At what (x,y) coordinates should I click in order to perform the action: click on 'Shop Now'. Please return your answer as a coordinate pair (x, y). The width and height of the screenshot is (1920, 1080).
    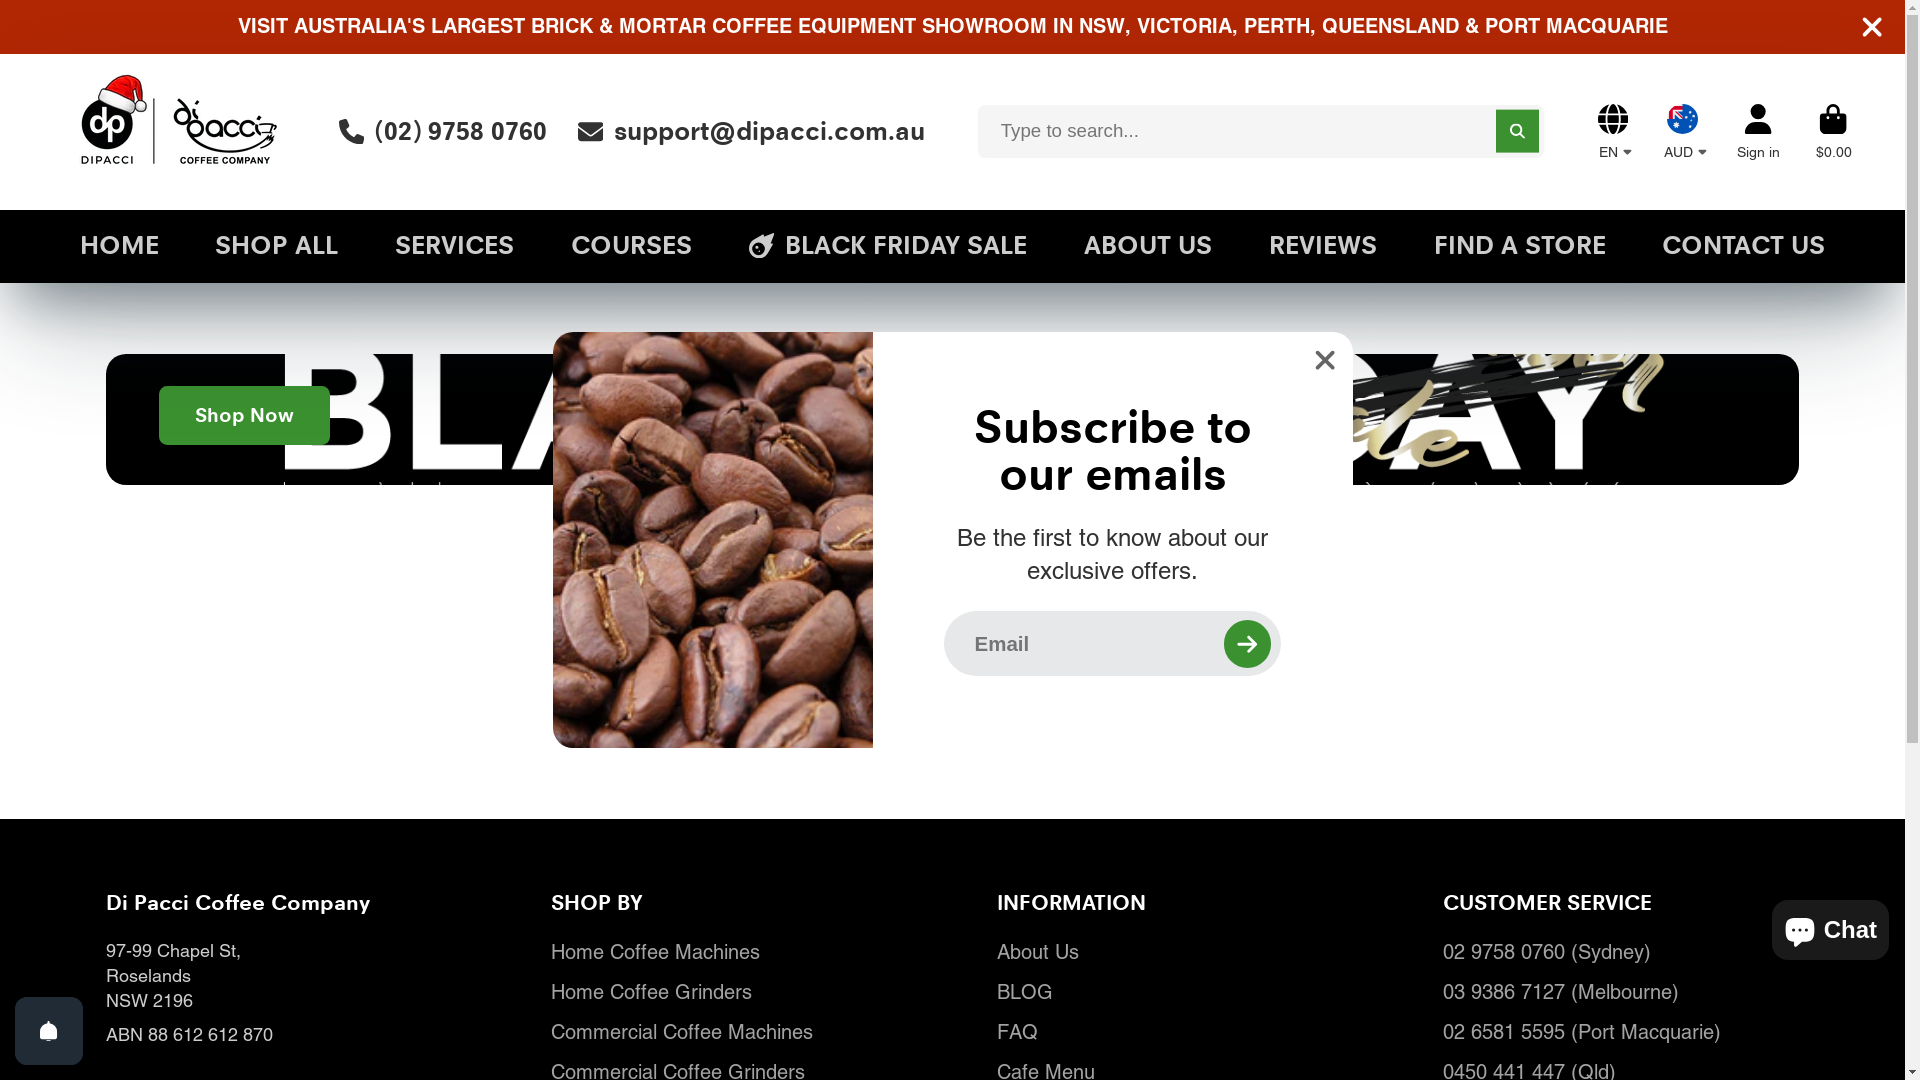
    Looking at the image, I should click on (243, 414).